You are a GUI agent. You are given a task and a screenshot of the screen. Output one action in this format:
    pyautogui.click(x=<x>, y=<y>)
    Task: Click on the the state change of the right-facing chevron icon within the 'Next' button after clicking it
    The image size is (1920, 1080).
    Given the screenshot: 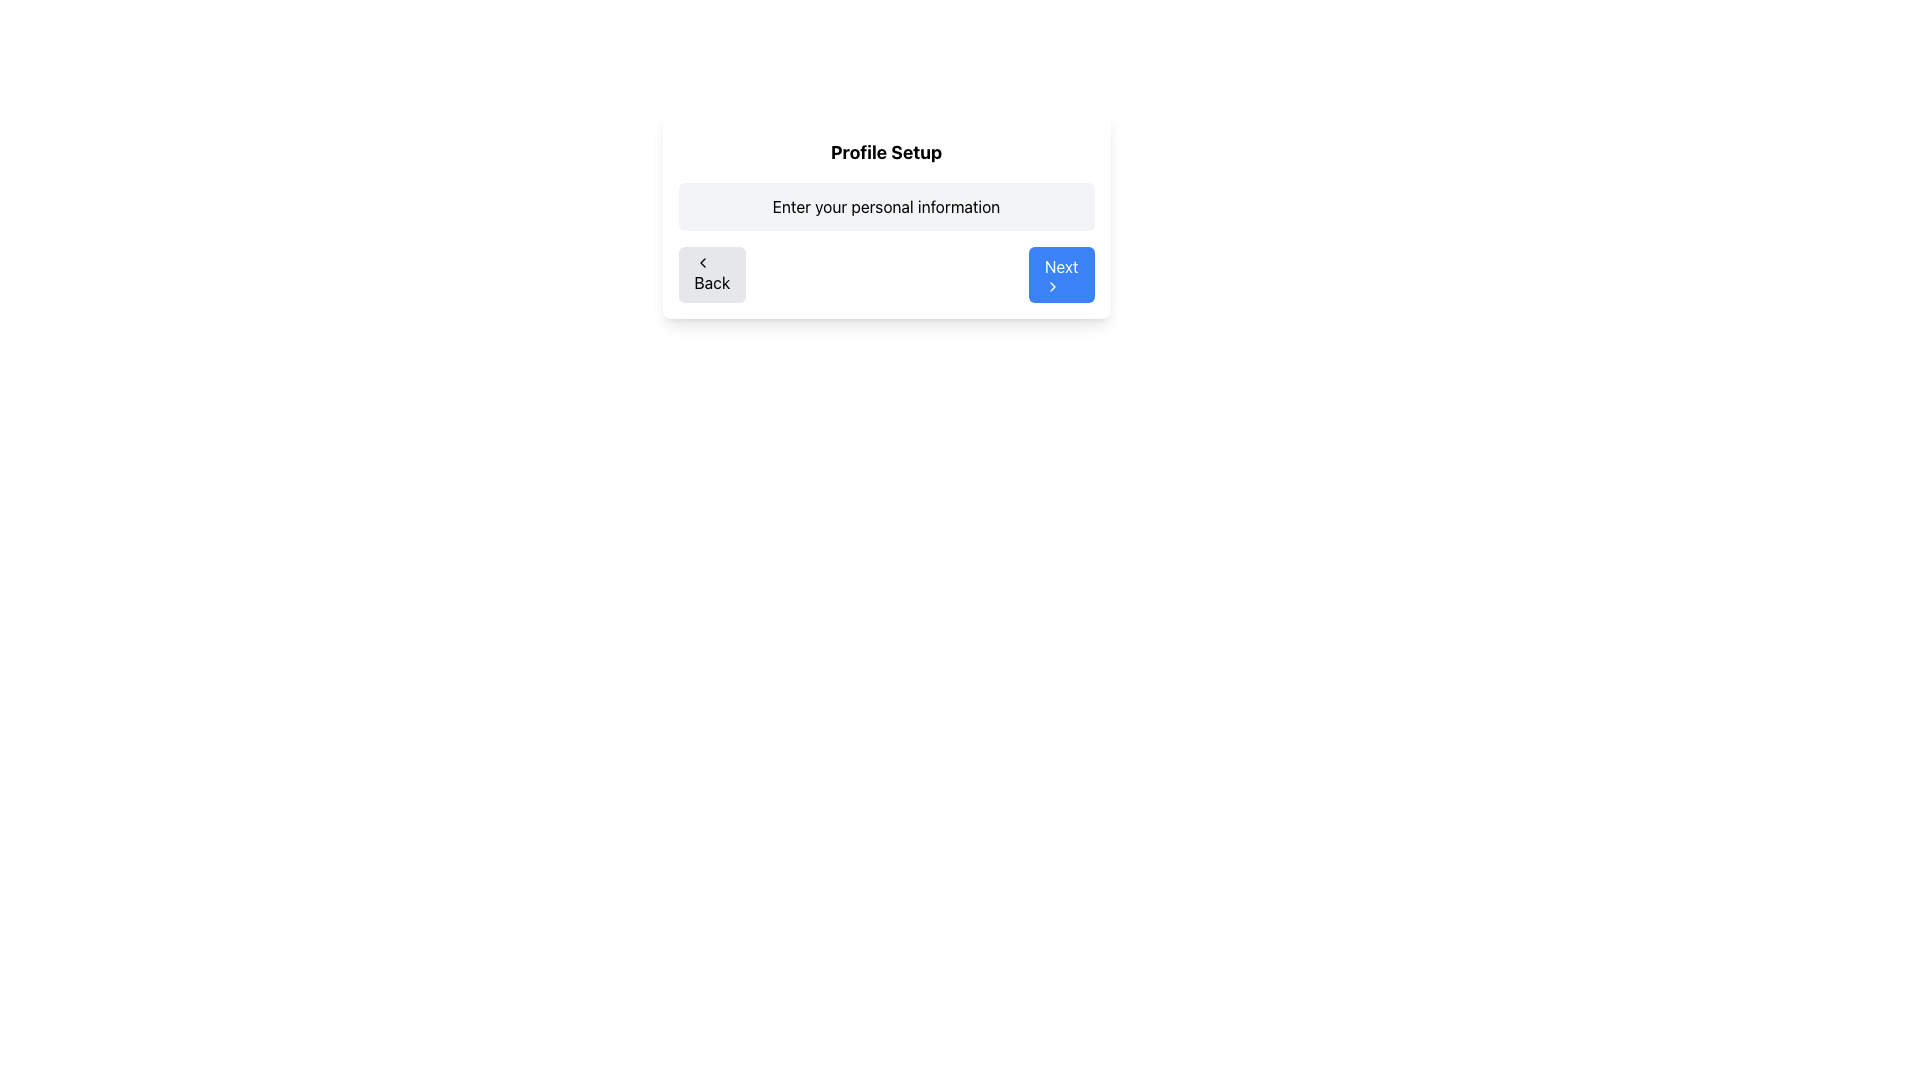 What is the action you would take?
    pyautogui.click(x=1051, y=286)
    